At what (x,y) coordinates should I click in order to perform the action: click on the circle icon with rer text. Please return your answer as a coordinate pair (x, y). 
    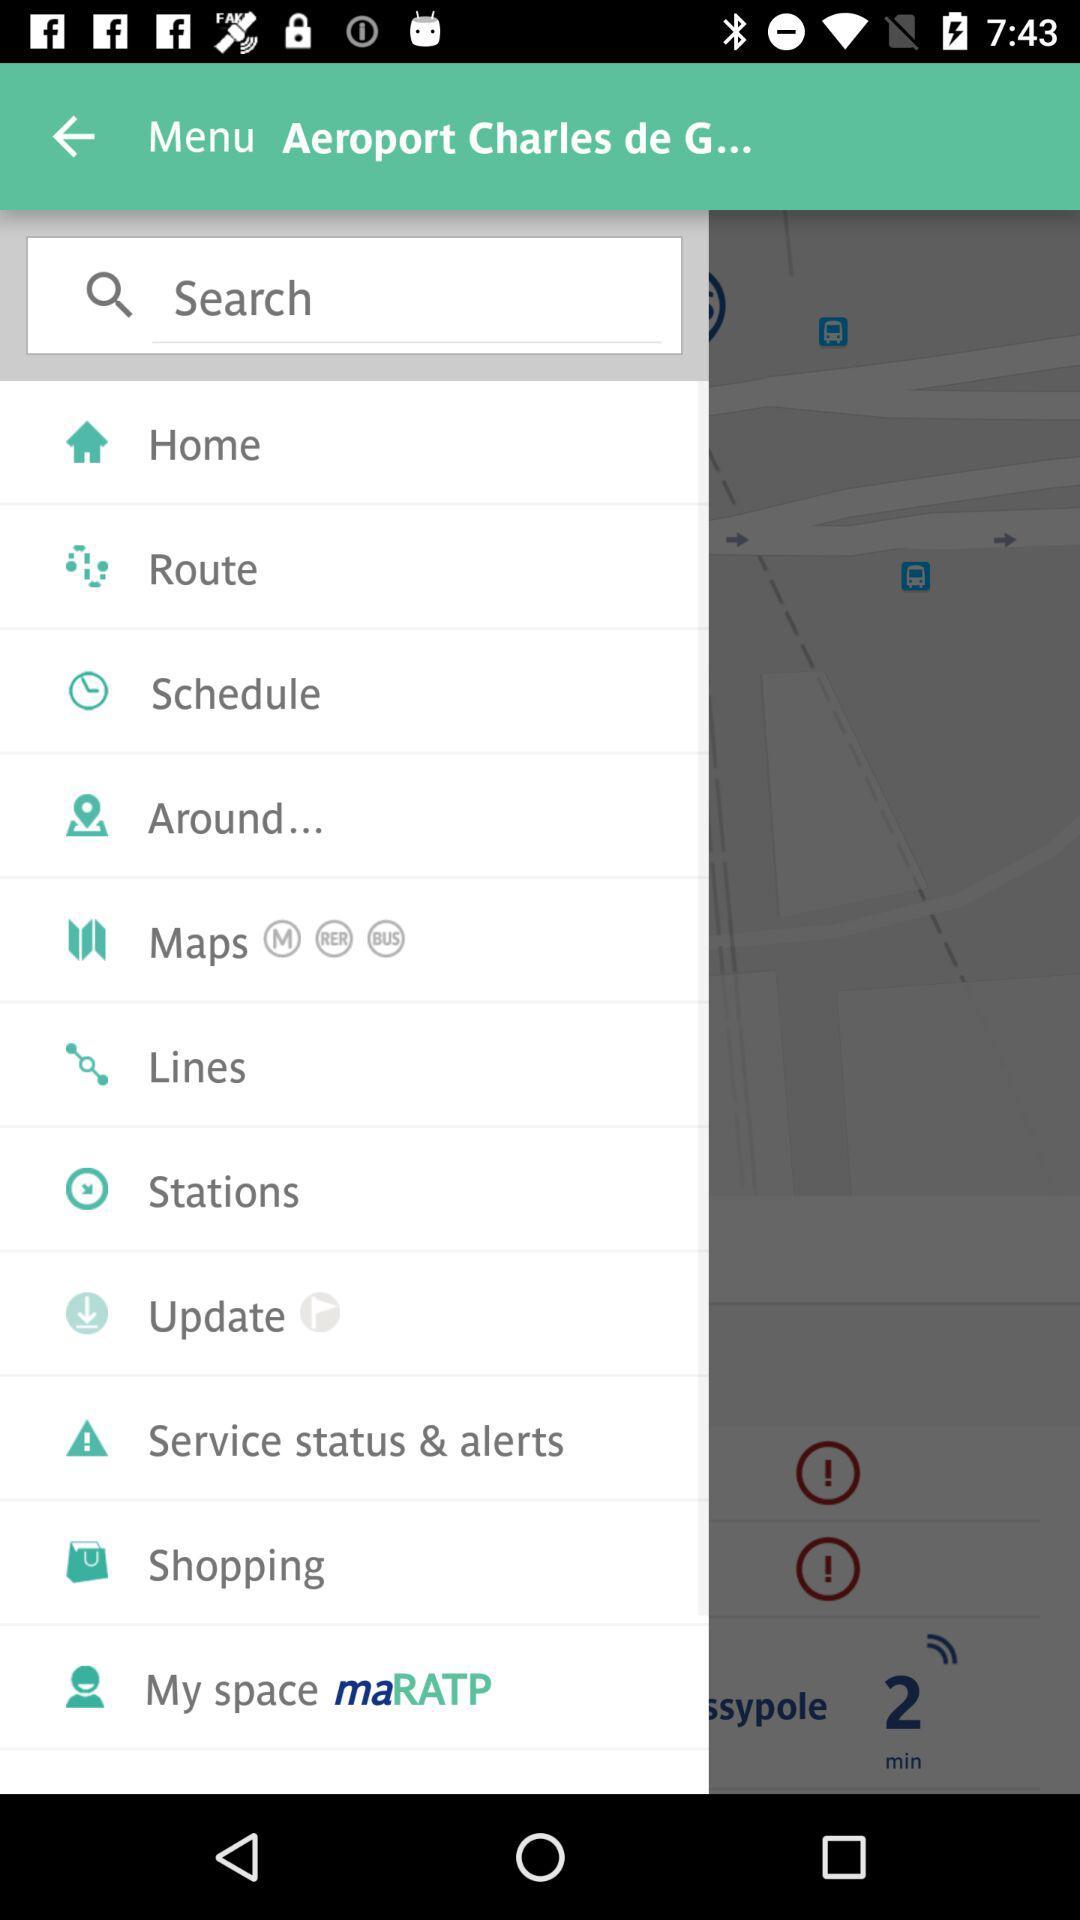
    Looking at the image, I should click on (333, 938).